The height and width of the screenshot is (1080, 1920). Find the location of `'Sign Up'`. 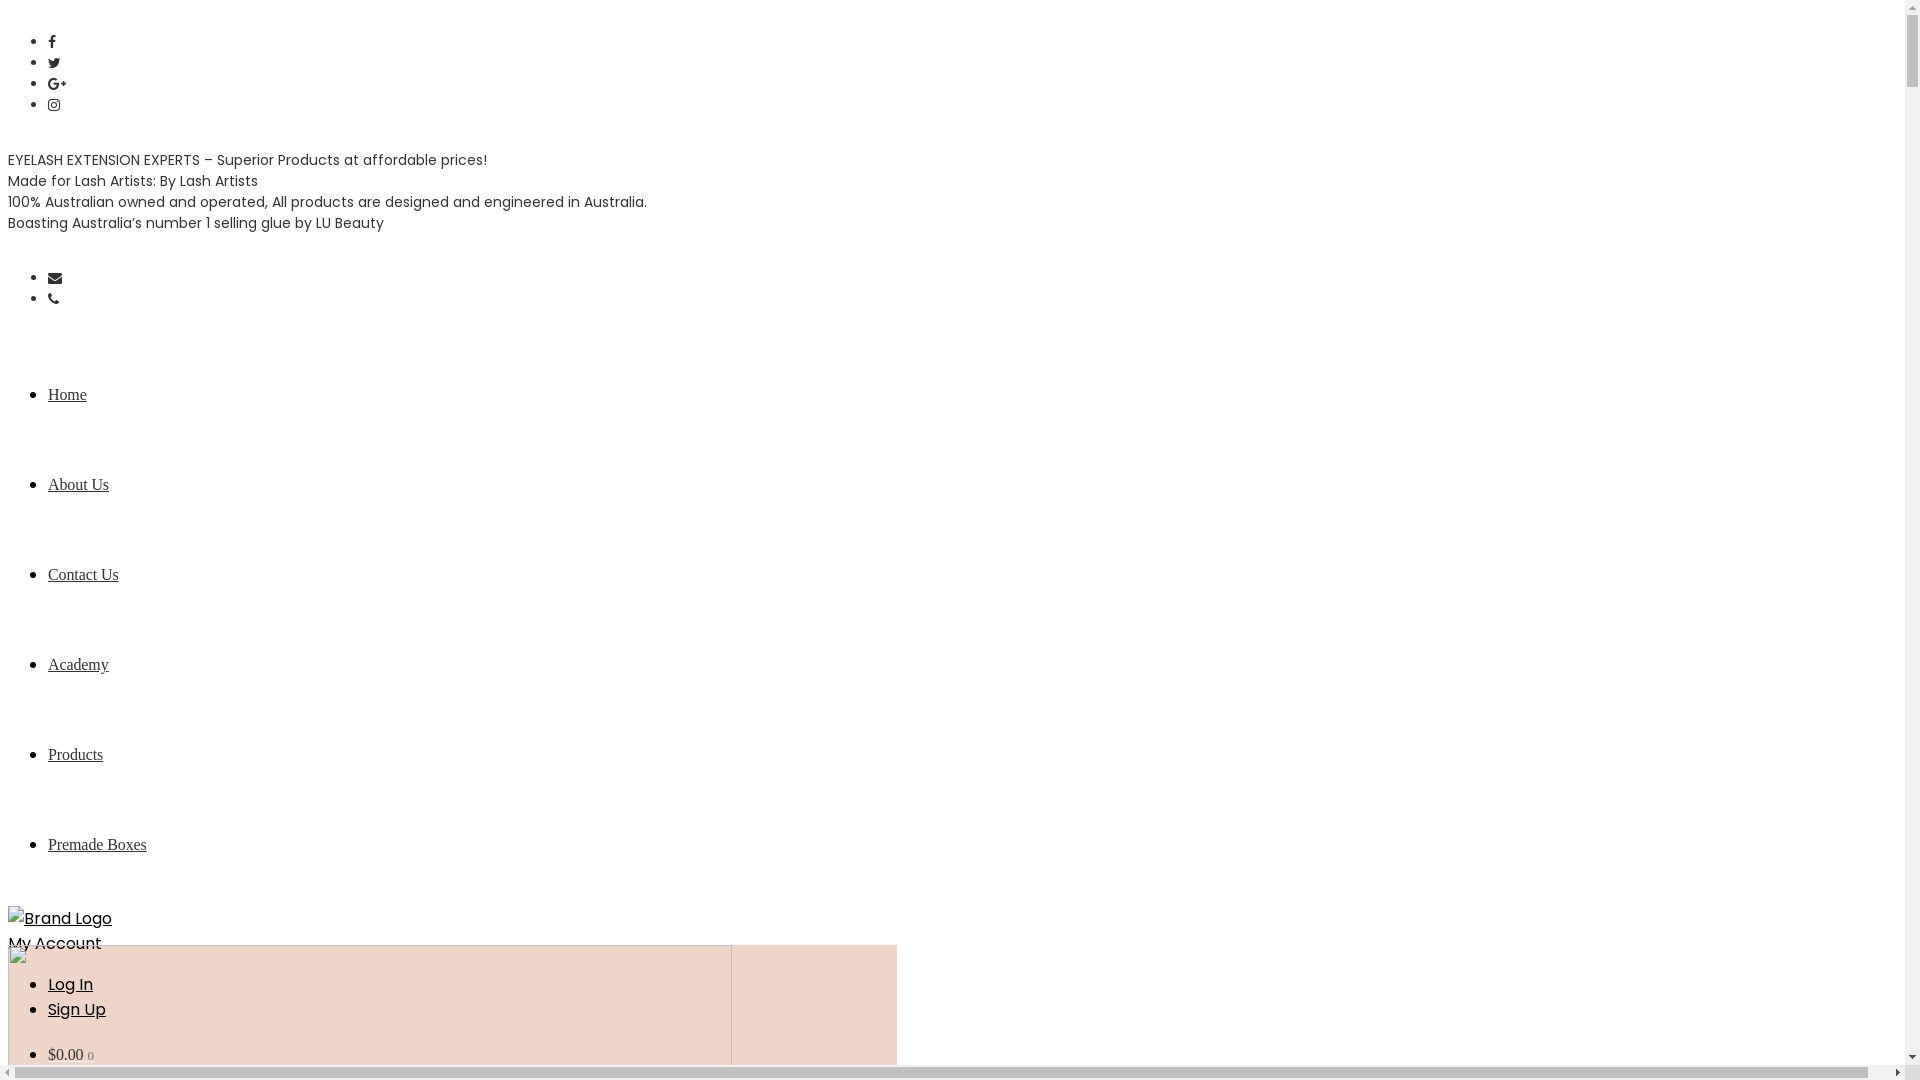

'Sign Up' is located at coordinates (76, 1009).